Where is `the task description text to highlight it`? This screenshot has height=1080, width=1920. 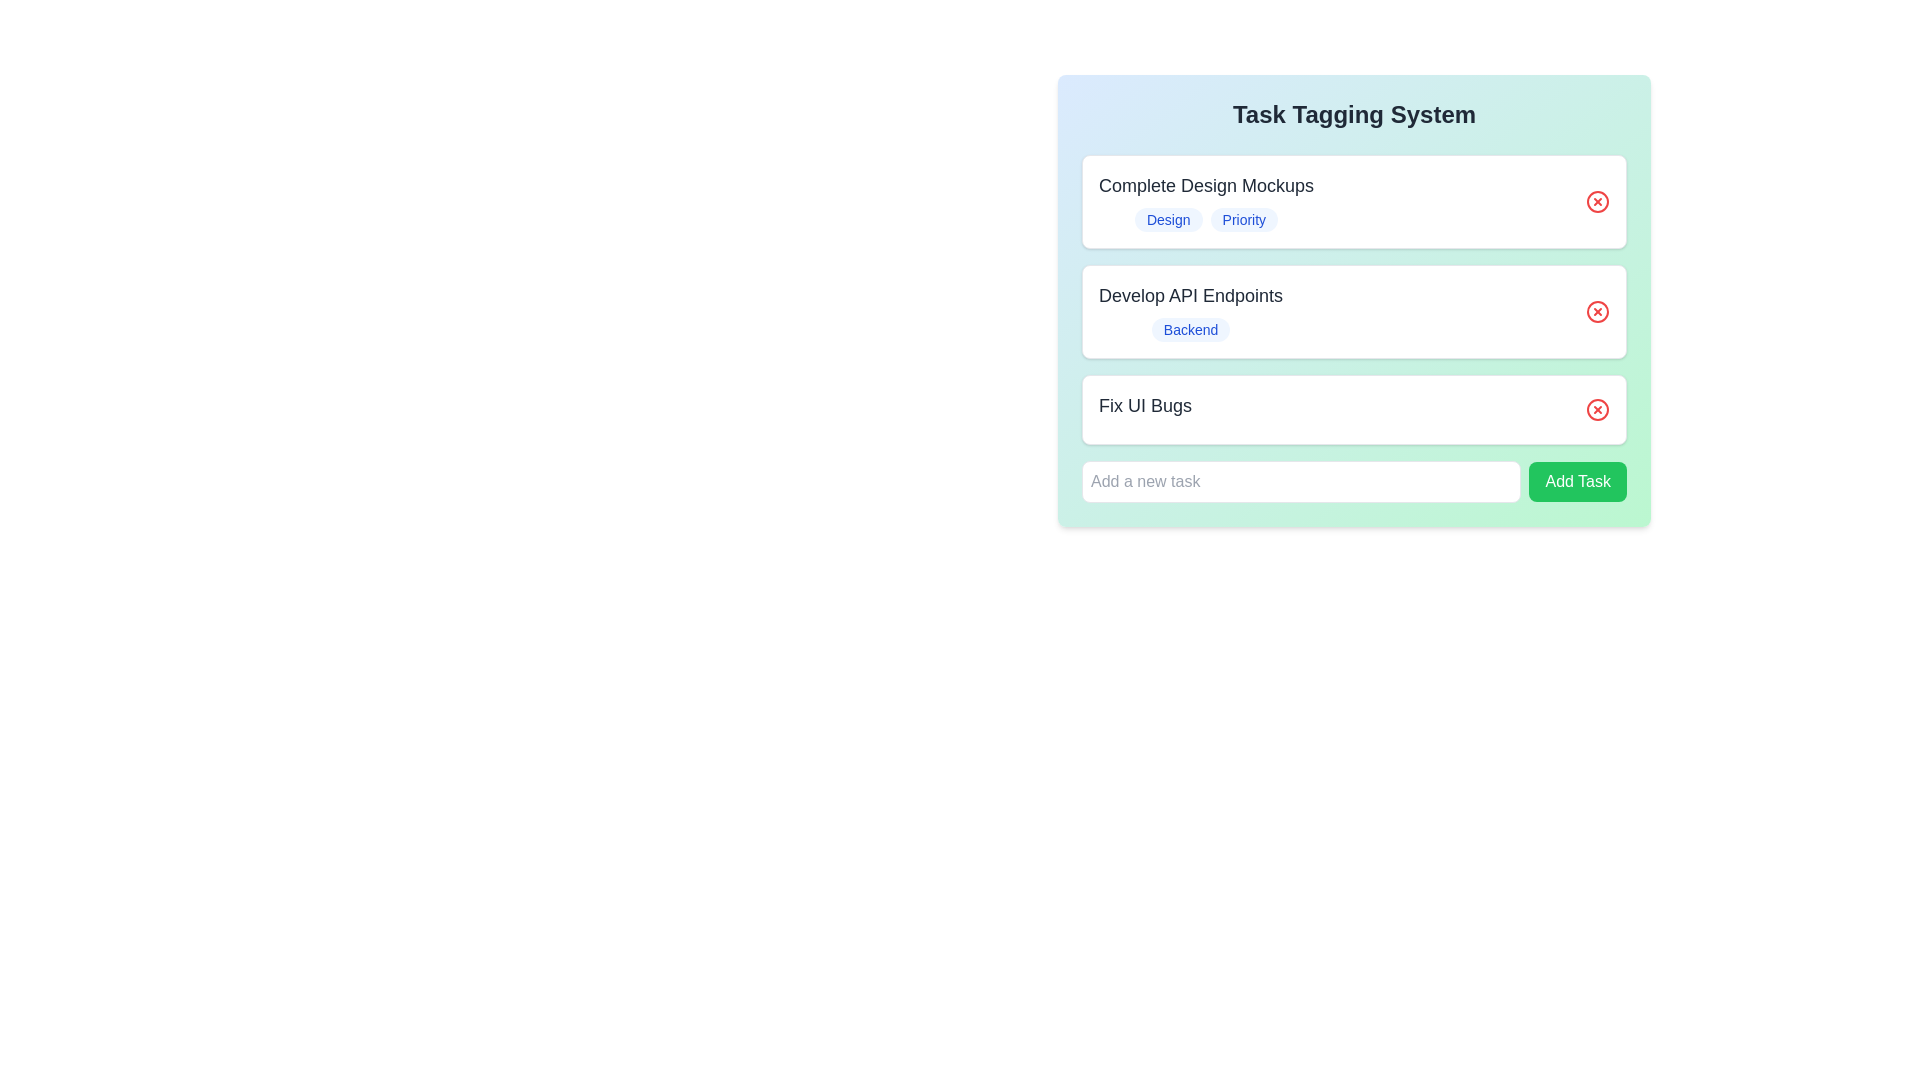
the task description text to highlight it is located at coordinates (1205, 185).